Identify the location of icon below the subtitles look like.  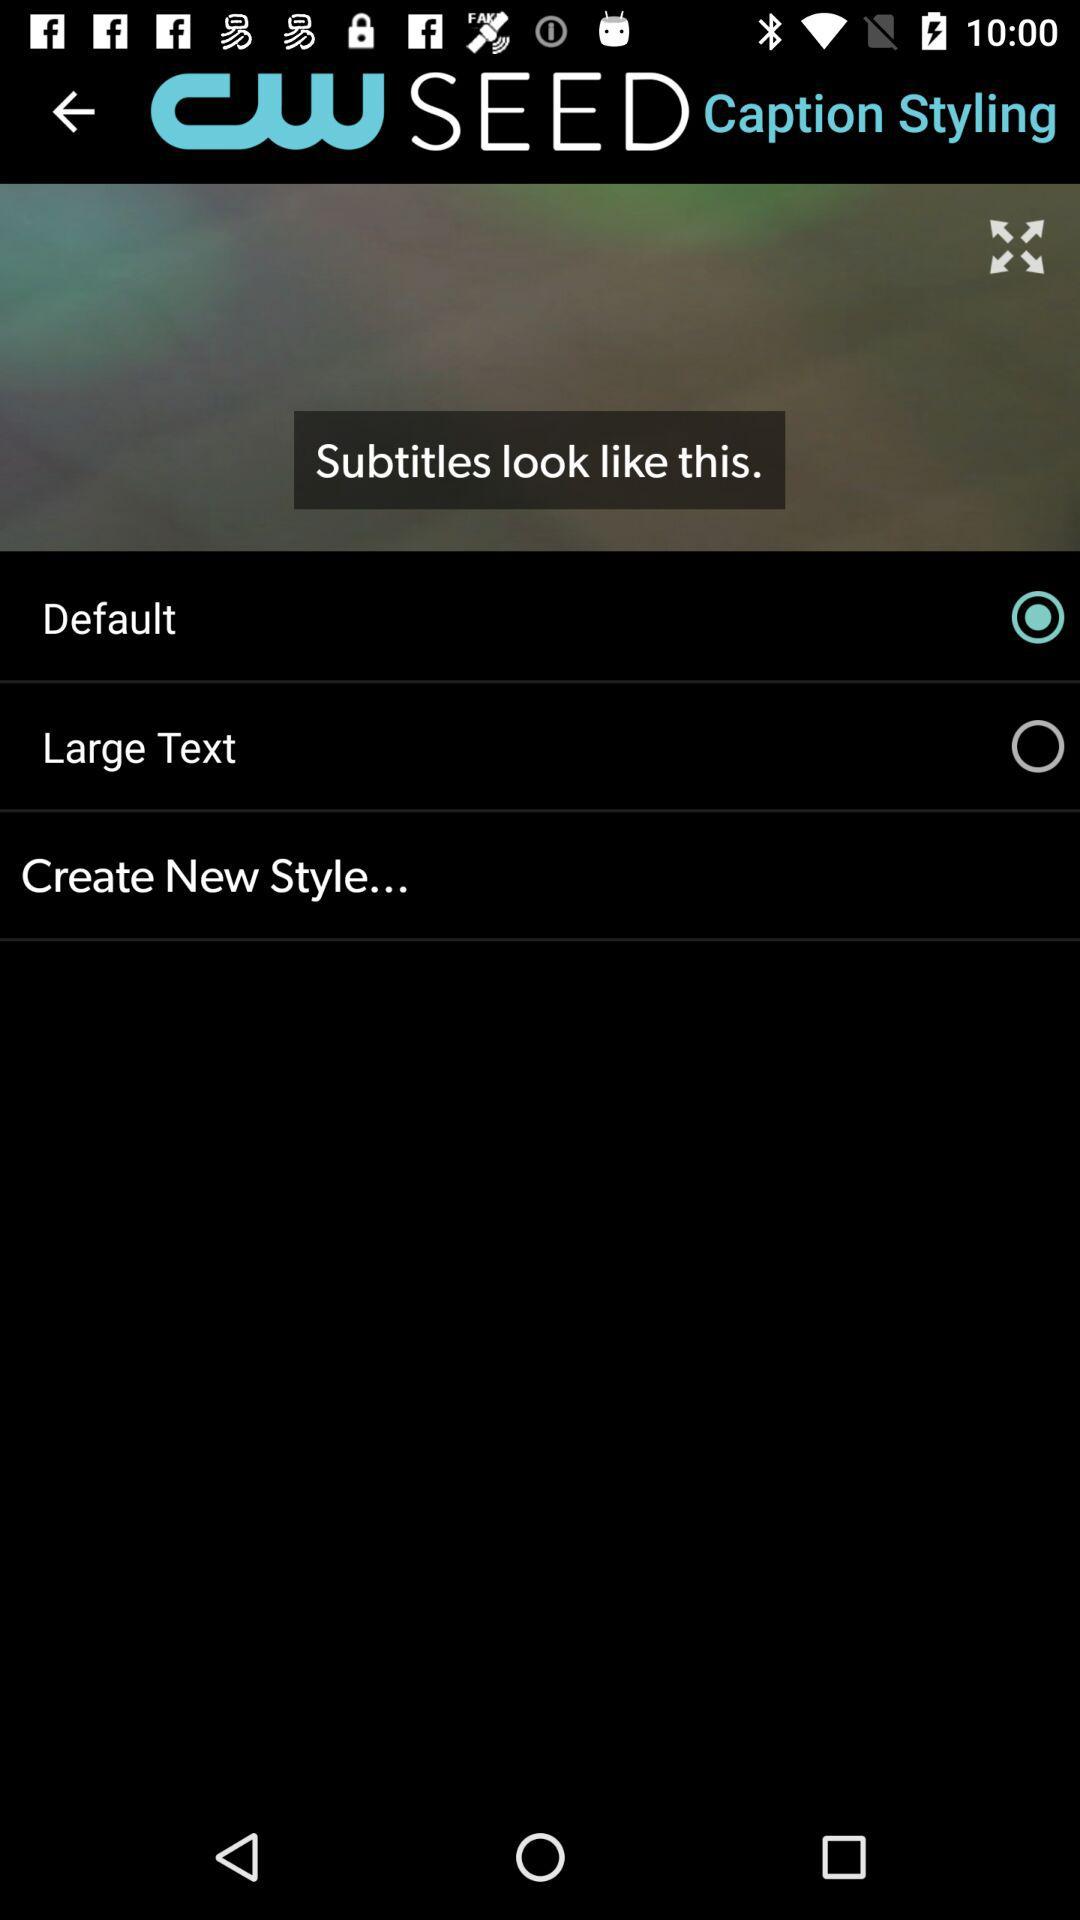
(540, 616).